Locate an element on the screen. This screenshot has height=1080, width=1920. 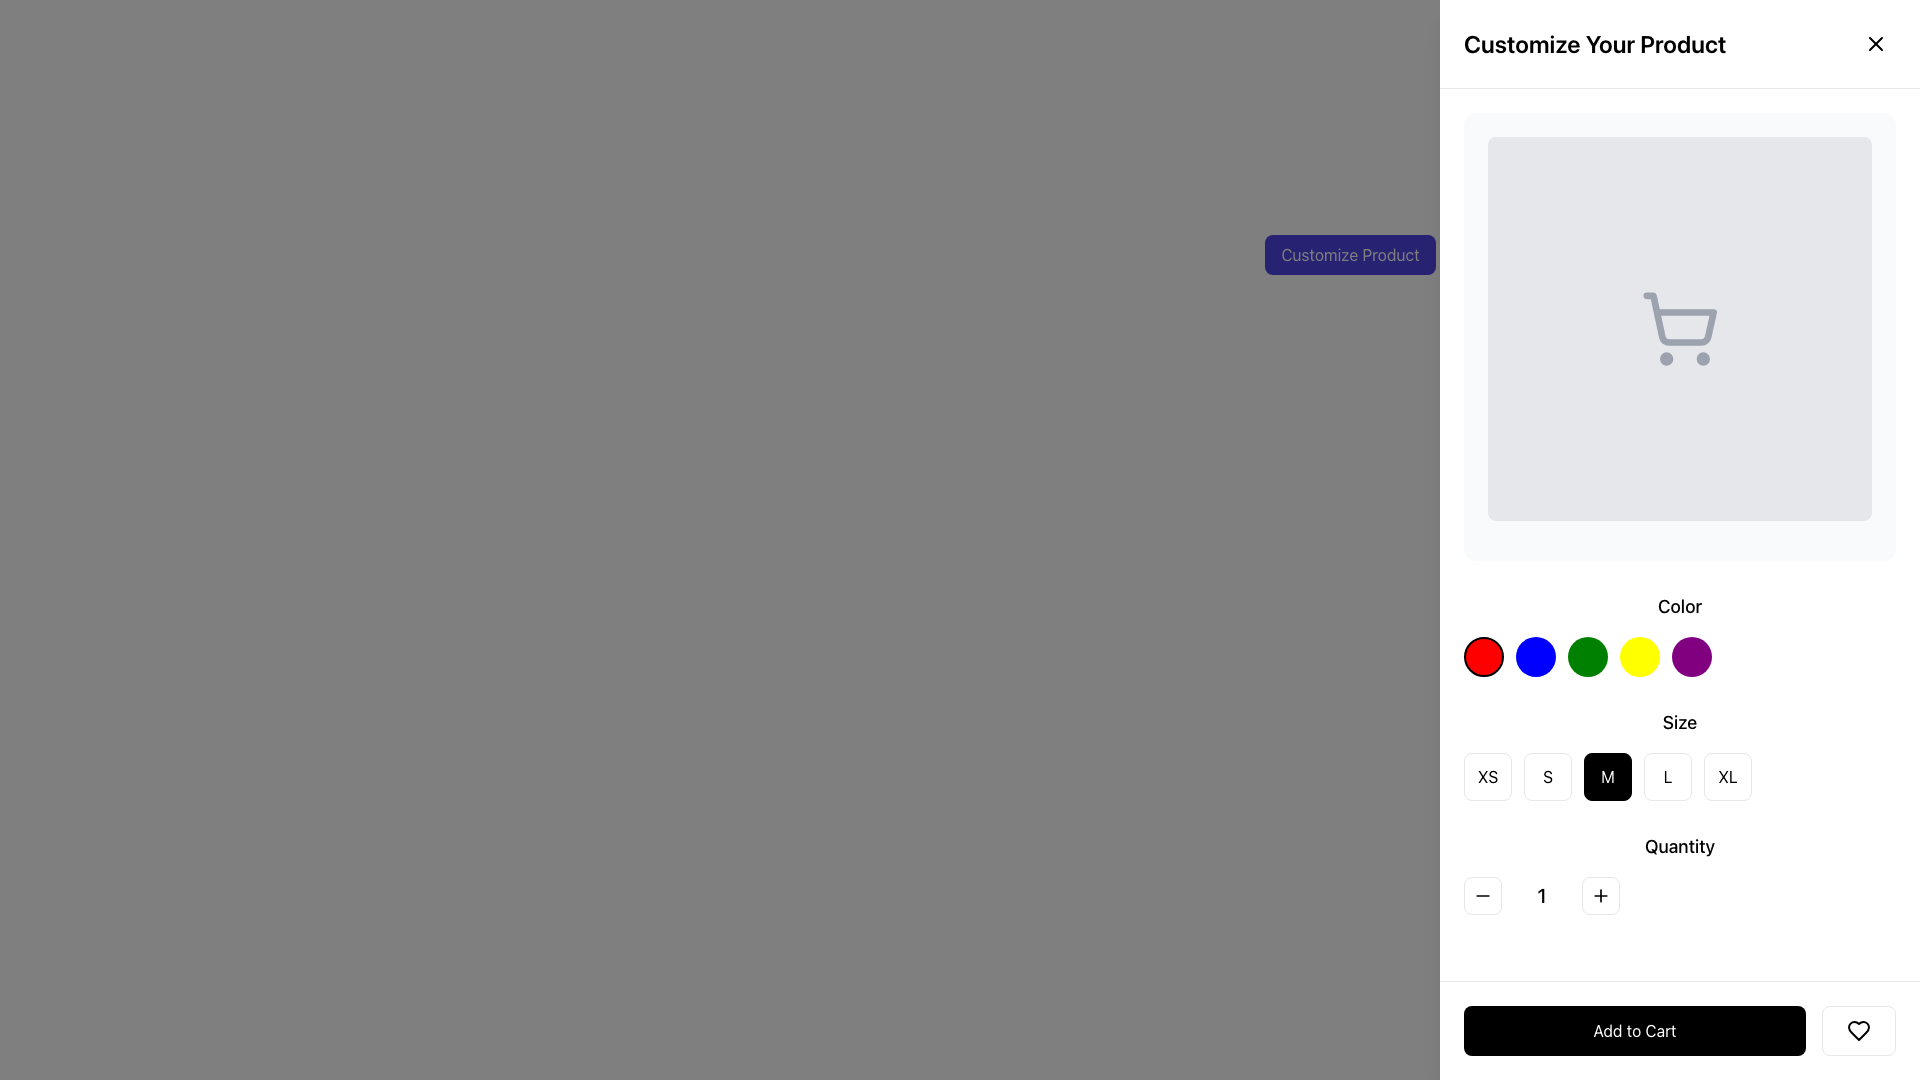
the heart-shaped outline icon representing the 'favorite' action located in the bottom-right corner of the interface is located at coordinates (1857, 1030).